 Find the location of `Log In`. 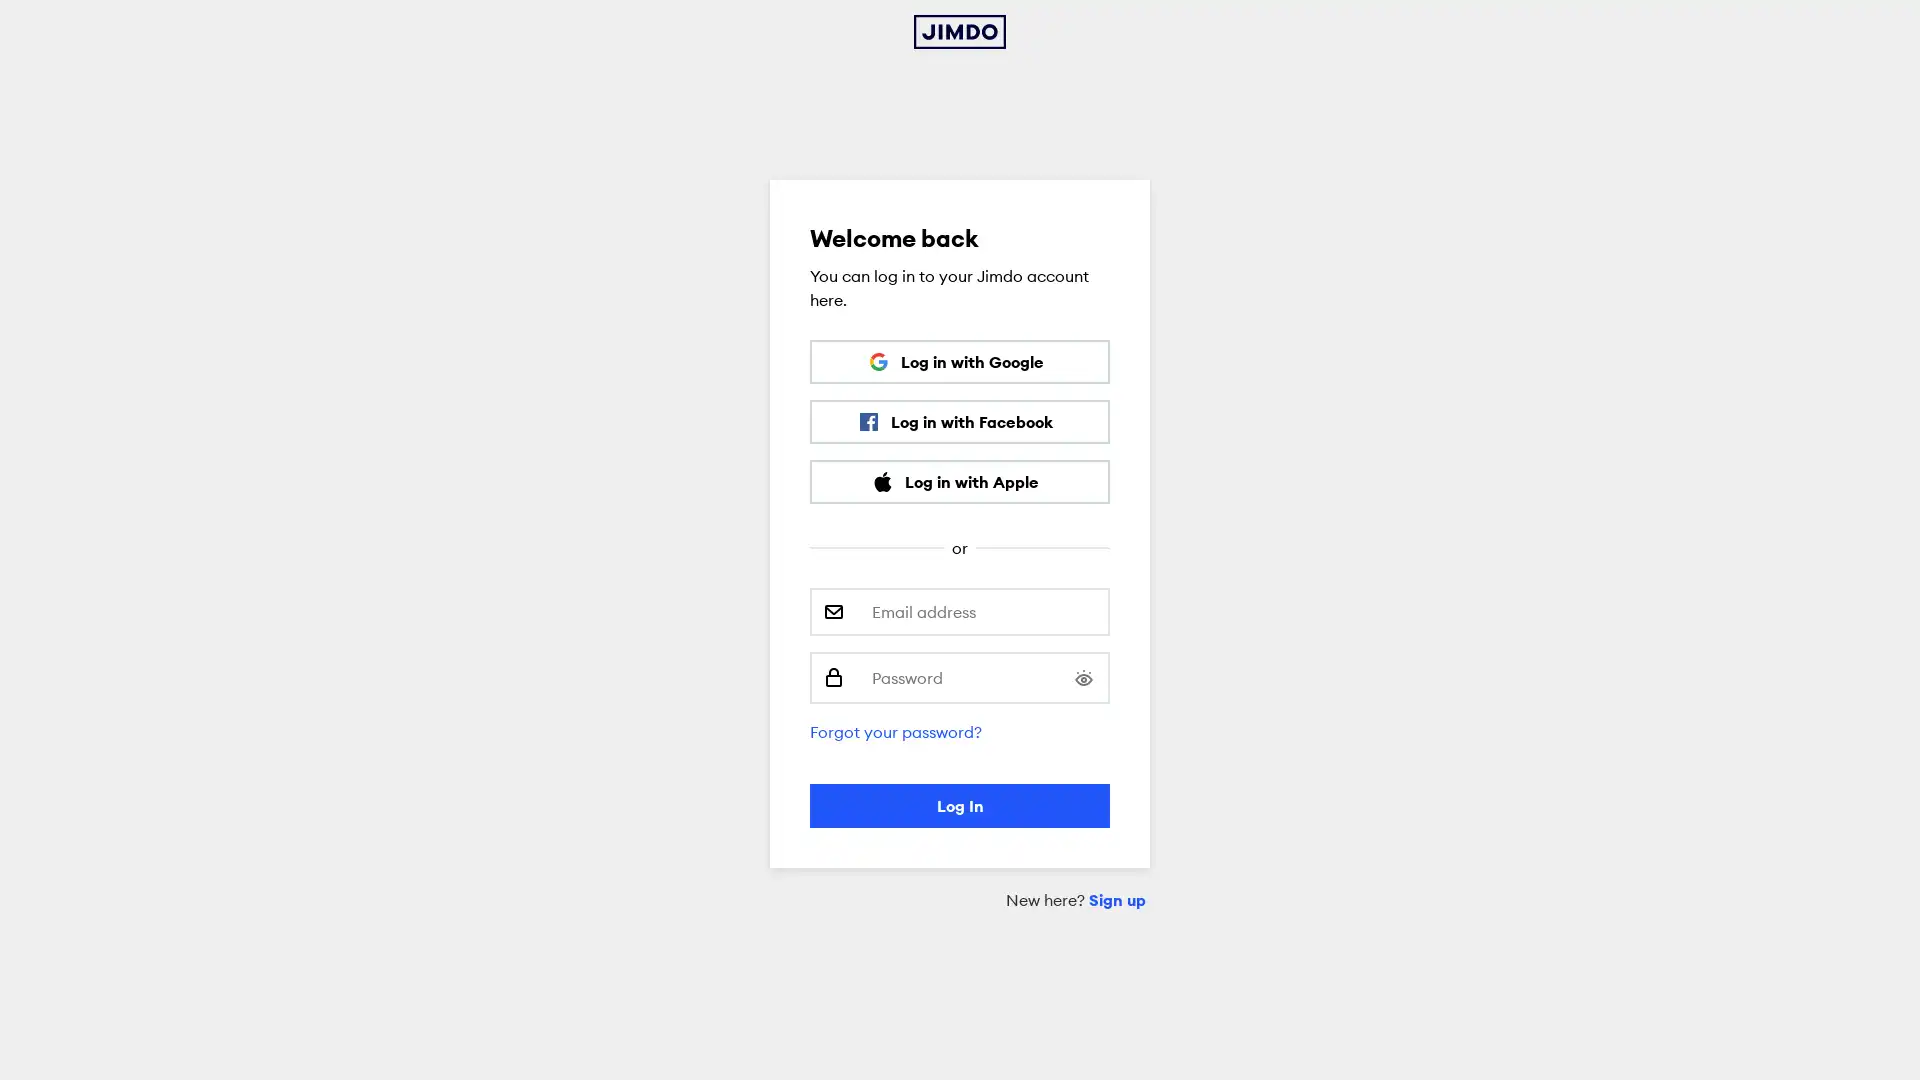

Log In is located at coordinates (960, 805).